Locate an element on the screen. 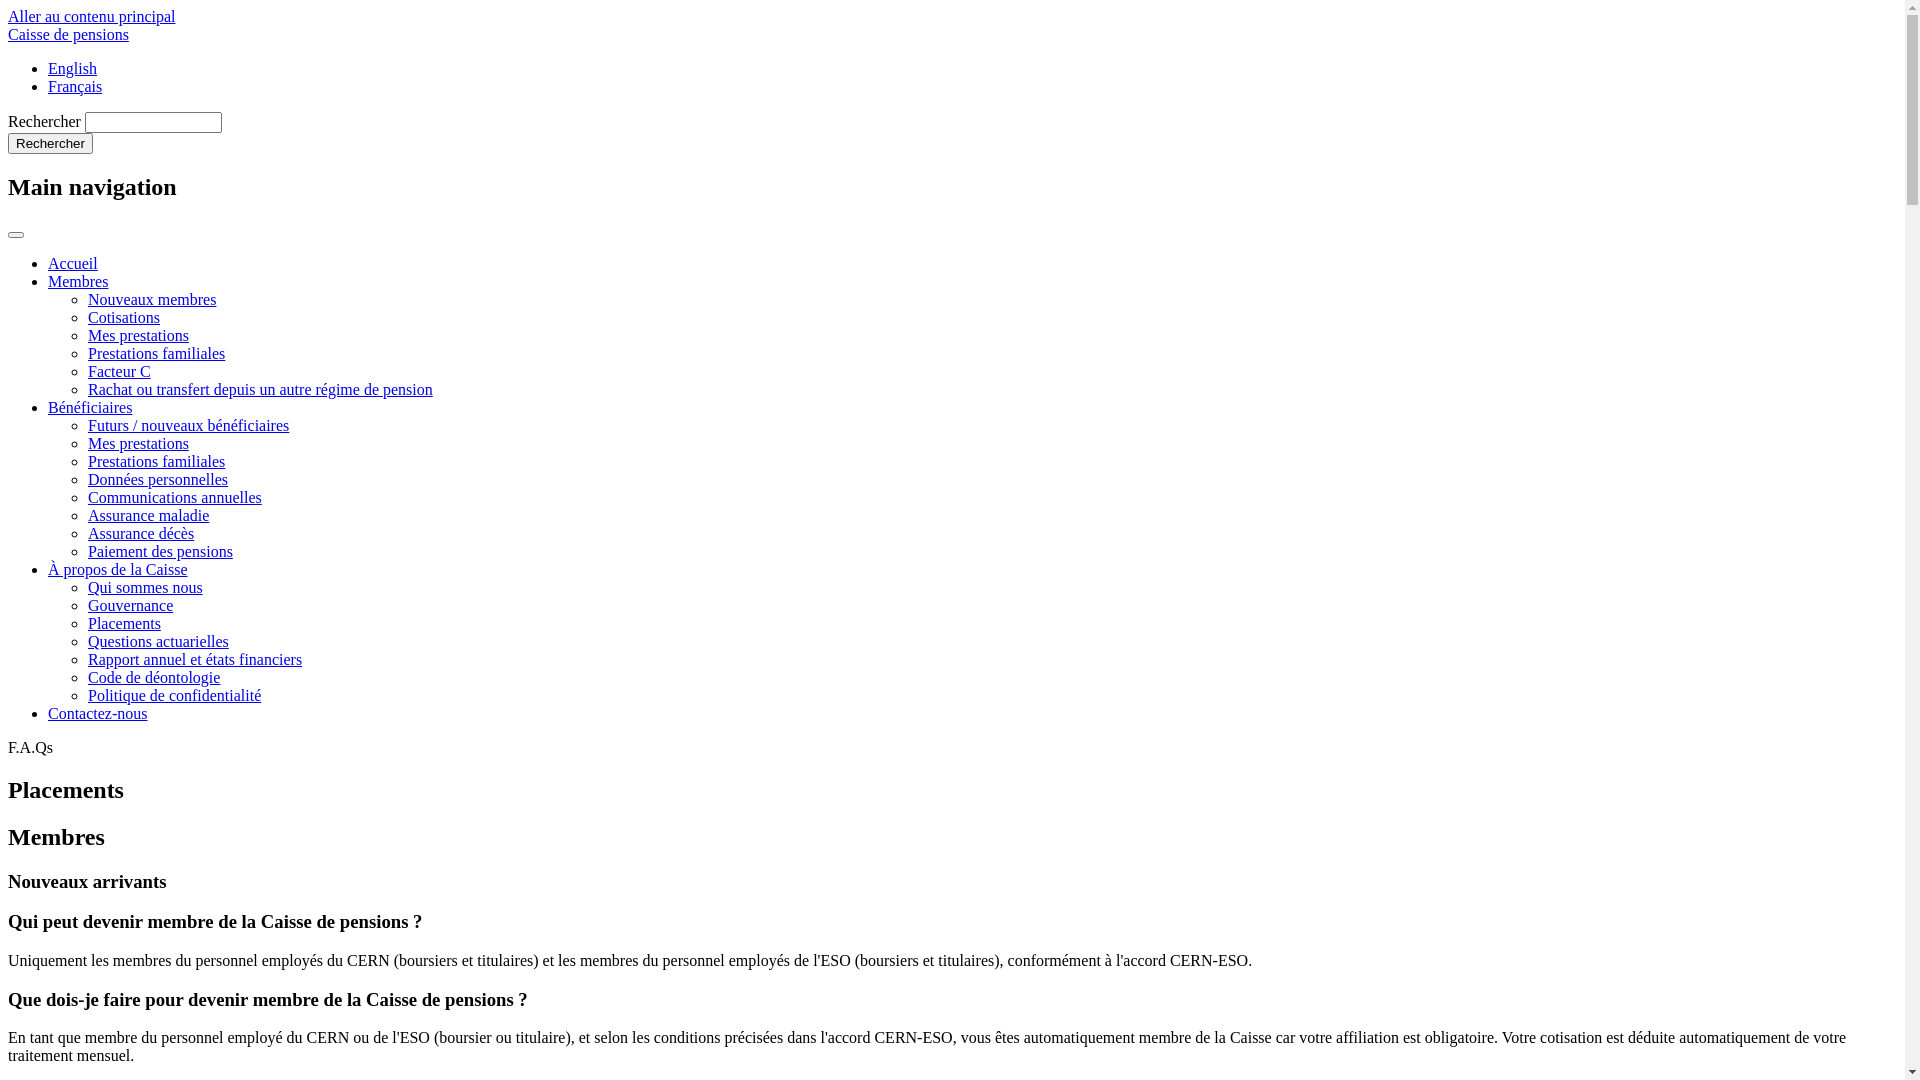 The width and height of the screenshot is (1920, 1080). 'Aller au contenu principal' is located at coordinates (90, 16).